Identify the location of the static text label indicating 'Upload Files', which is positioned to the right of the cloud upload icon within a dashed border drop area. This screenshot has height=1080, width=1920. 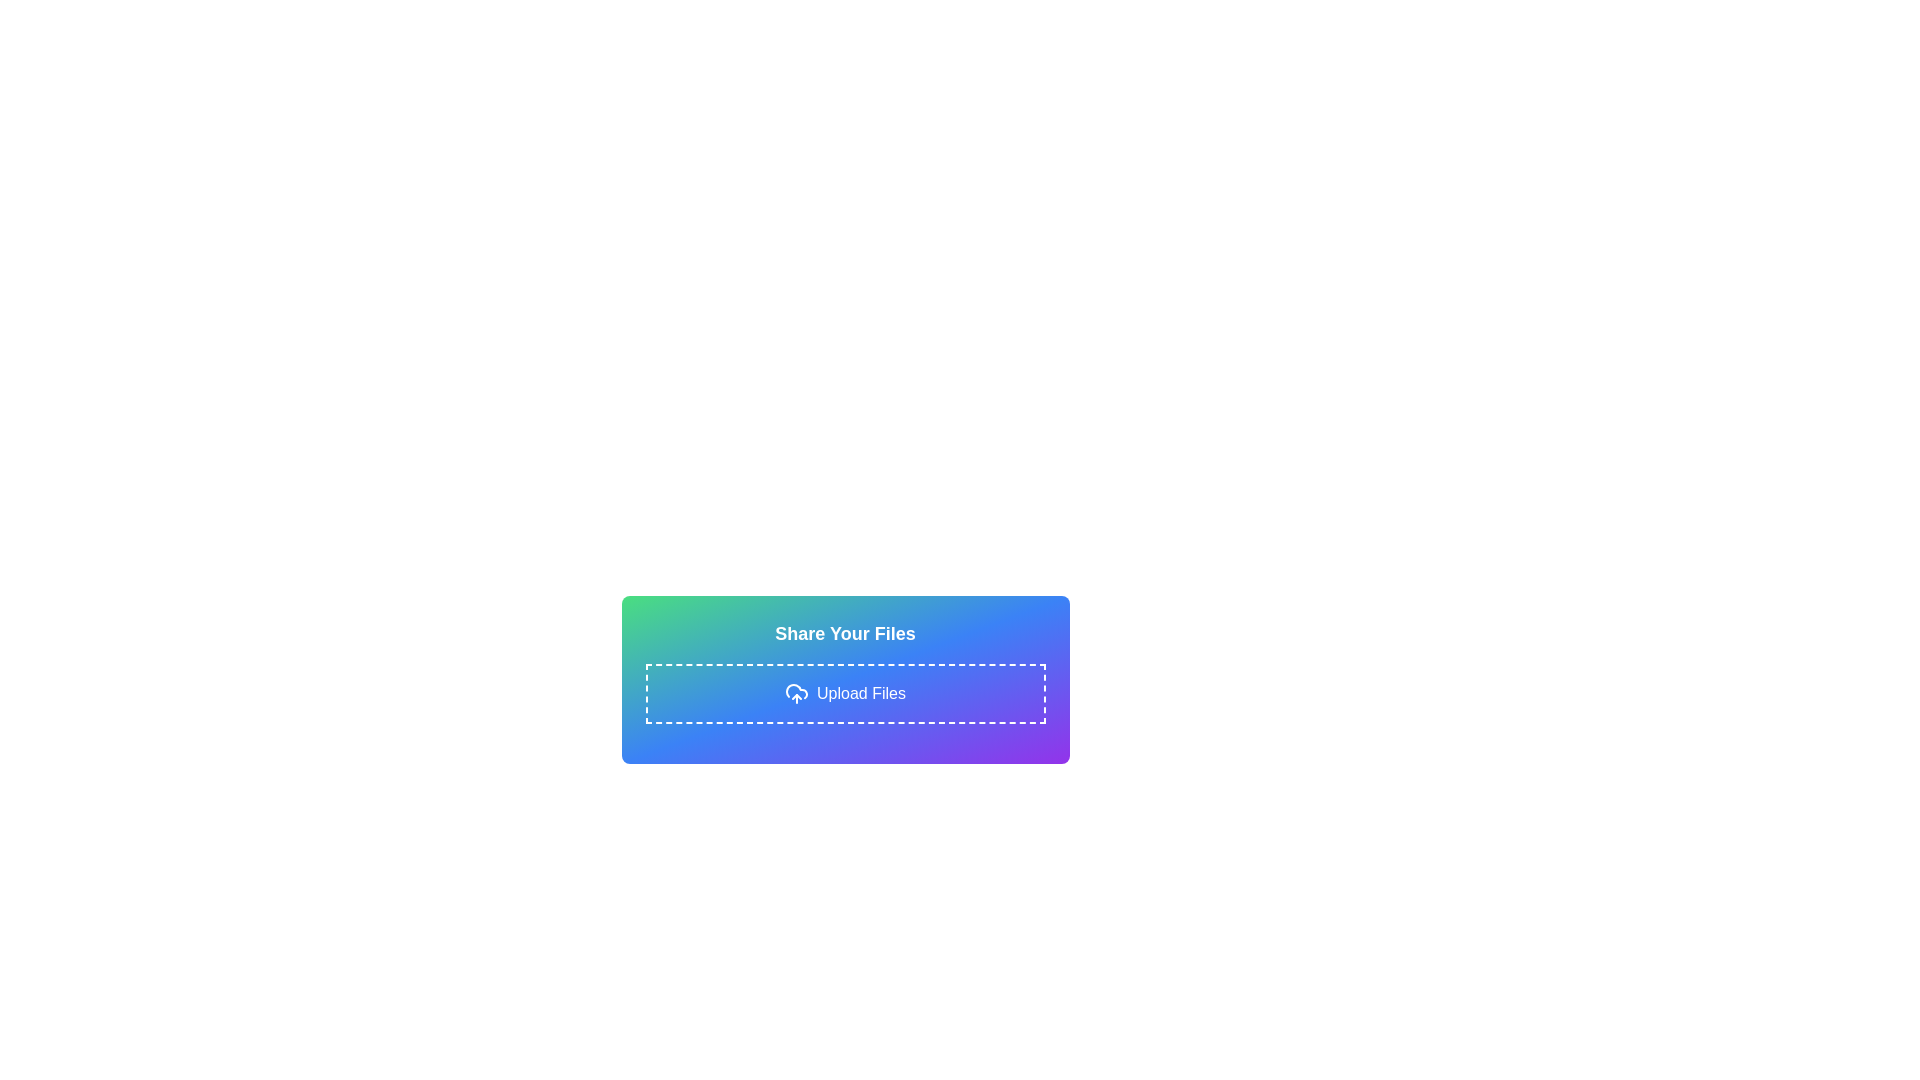
(861, 693).